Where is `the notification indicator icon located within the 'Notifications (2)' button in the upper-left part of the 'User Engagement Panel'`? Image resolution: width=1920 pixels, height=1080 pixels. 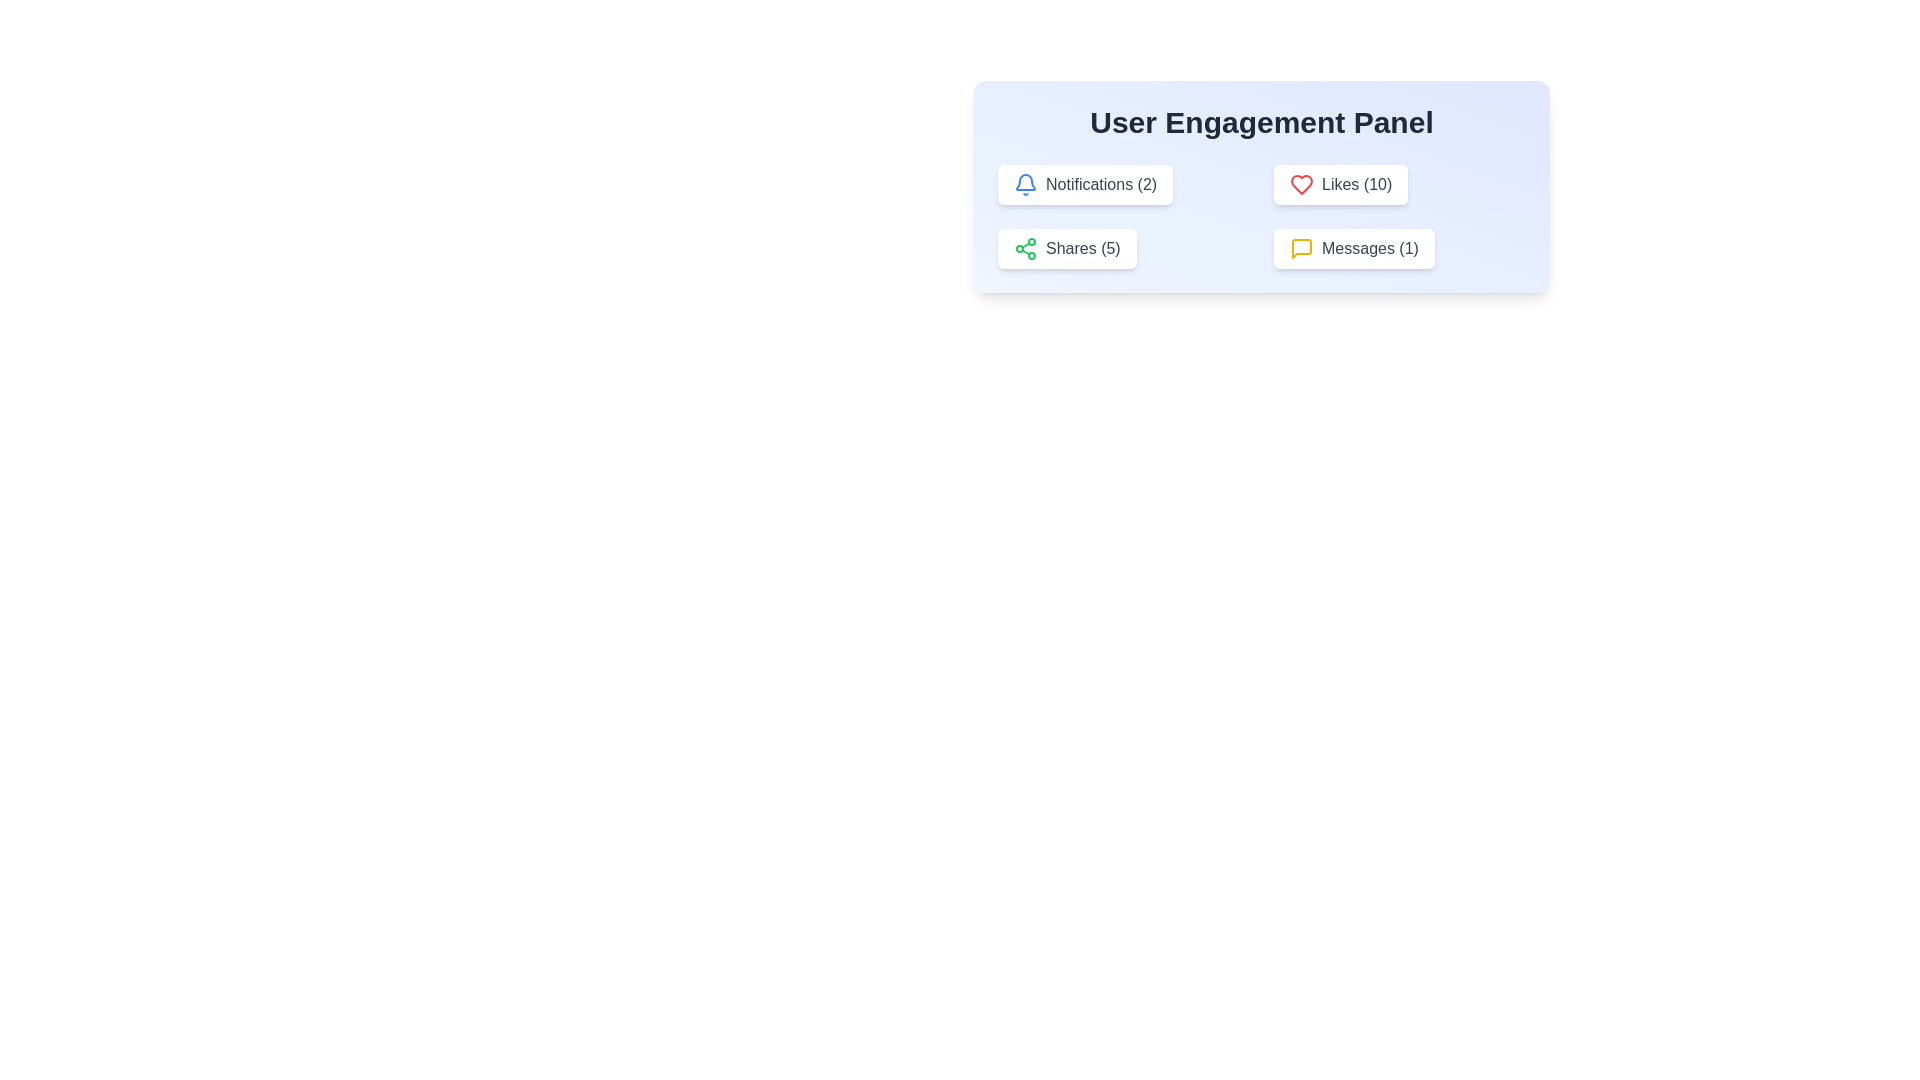
the notification indicator icon located within the 'Notifications (2)' button in the upper-left part of the 'User Engagement Panel' is located at coordinates (1026, 185).